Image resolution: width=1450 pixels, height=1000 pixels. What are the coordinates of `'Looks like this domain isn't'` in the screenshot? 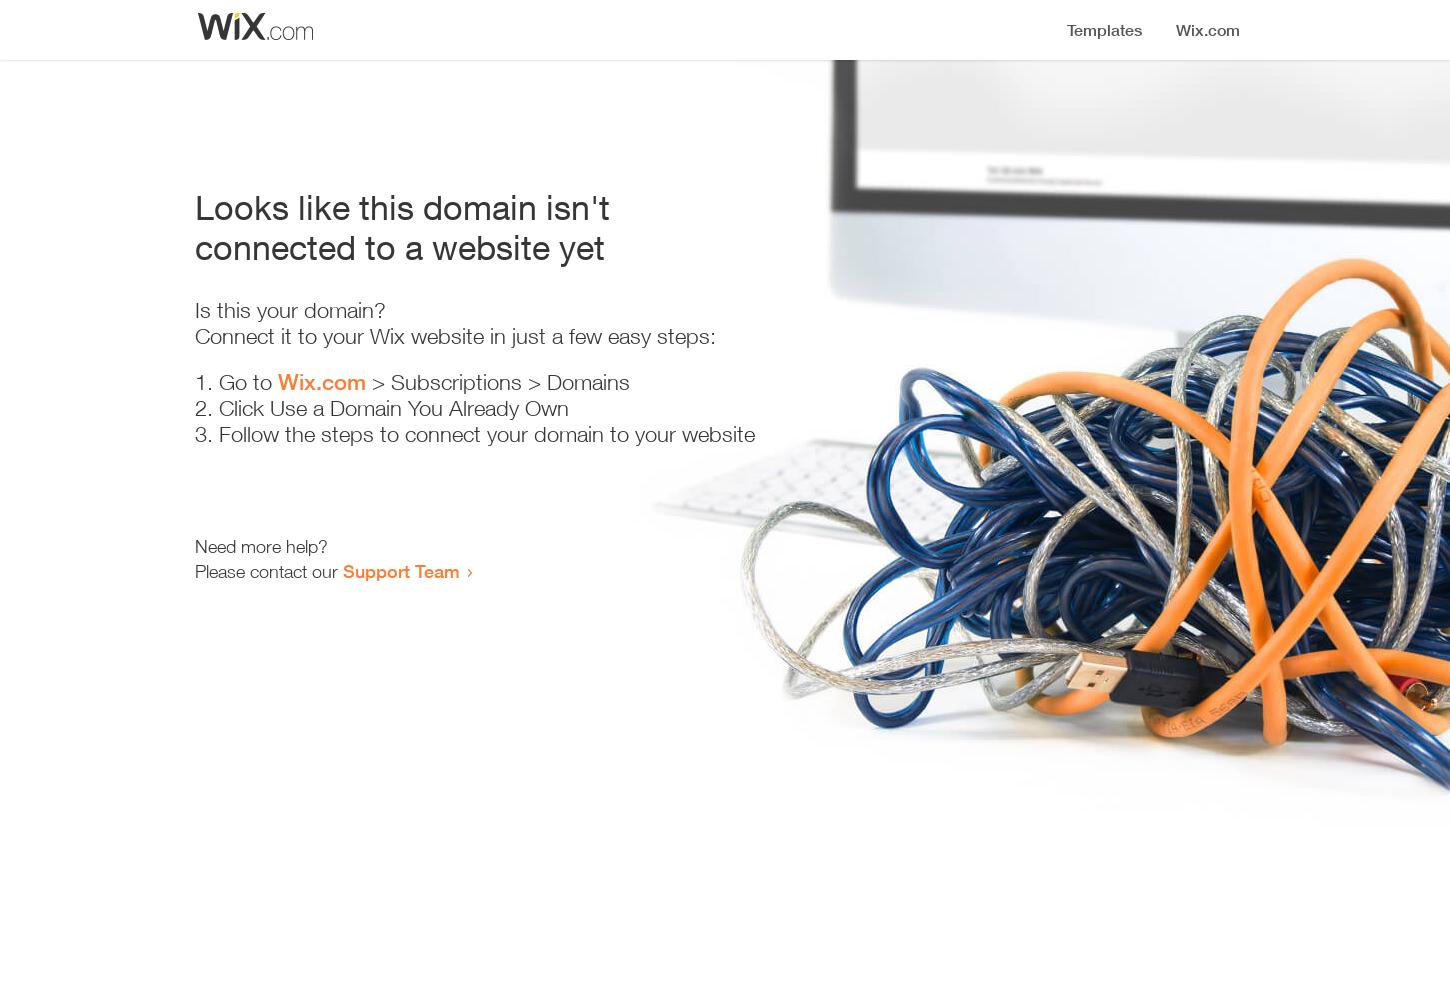 It's located at (194, 206).